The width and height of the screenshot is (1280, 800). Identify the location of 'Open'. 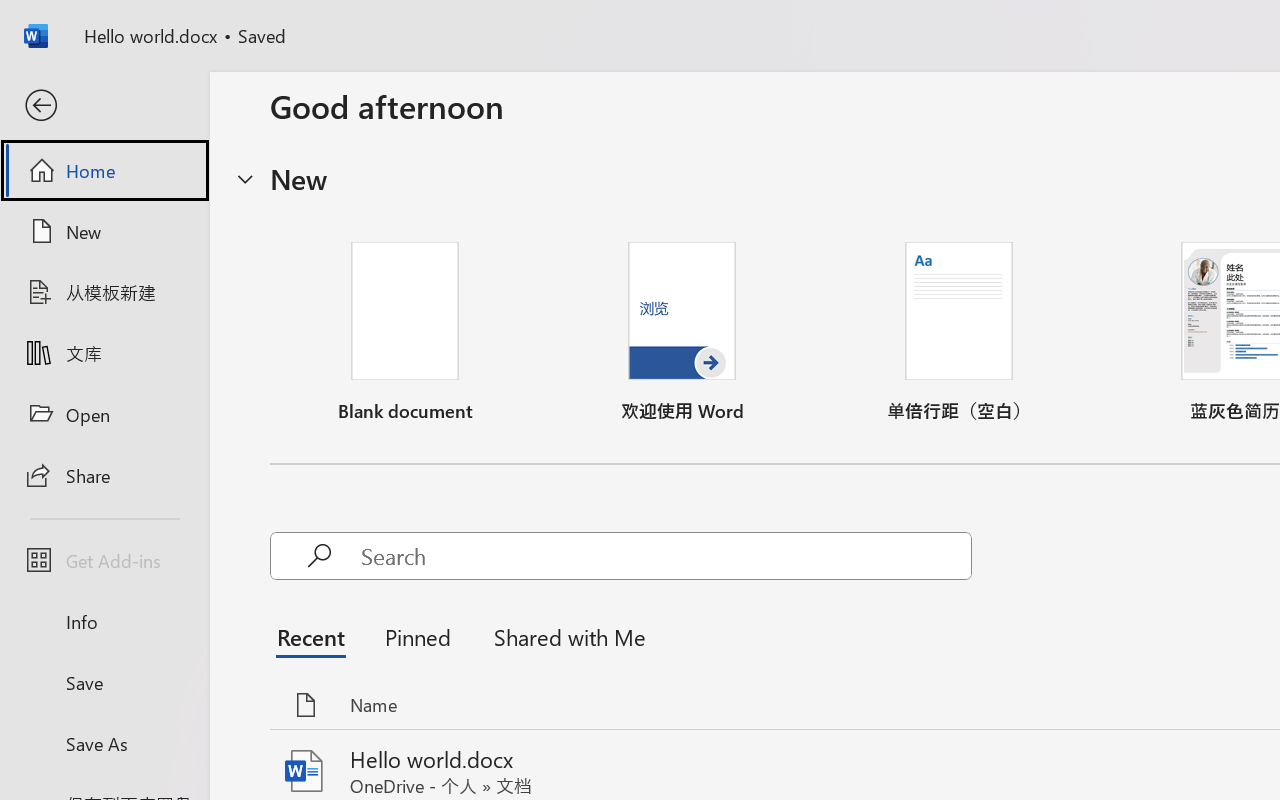
(103, 414).